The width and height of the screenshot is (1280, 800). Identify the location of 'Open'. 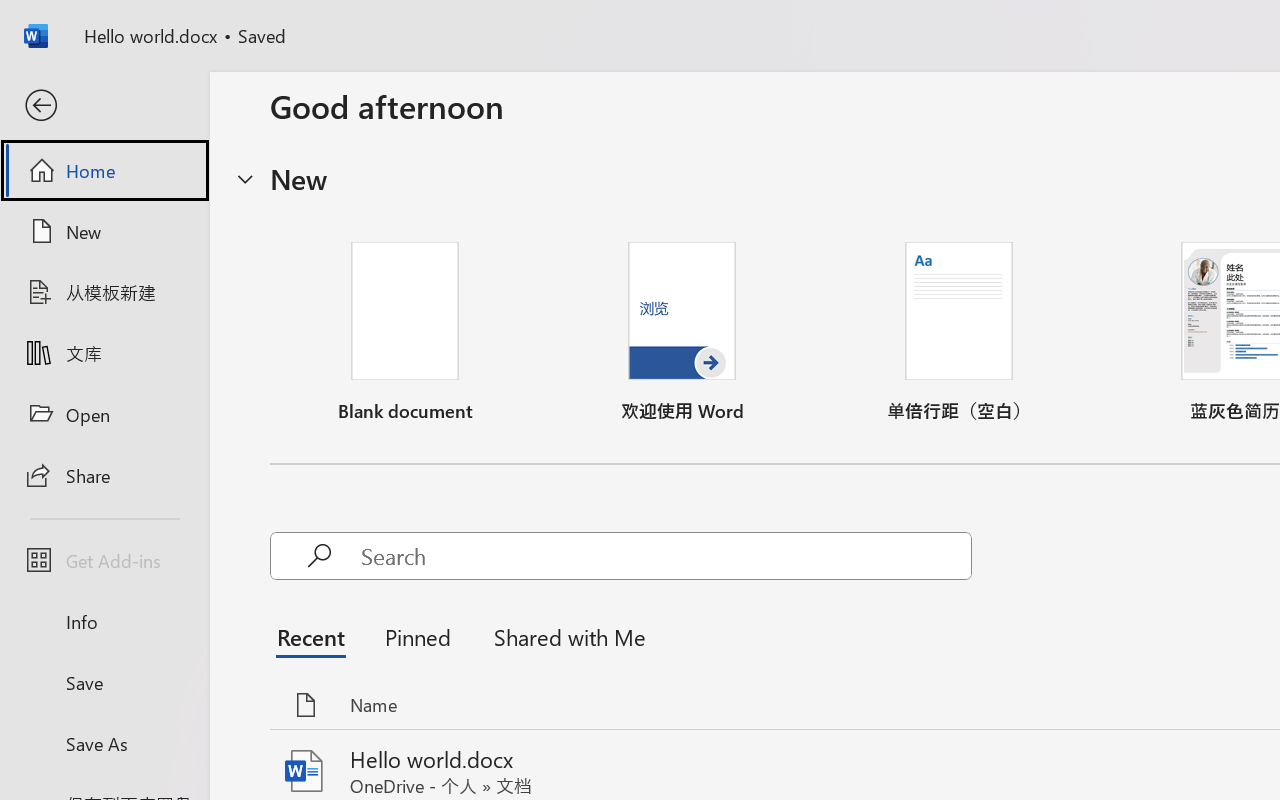
(103, 414).